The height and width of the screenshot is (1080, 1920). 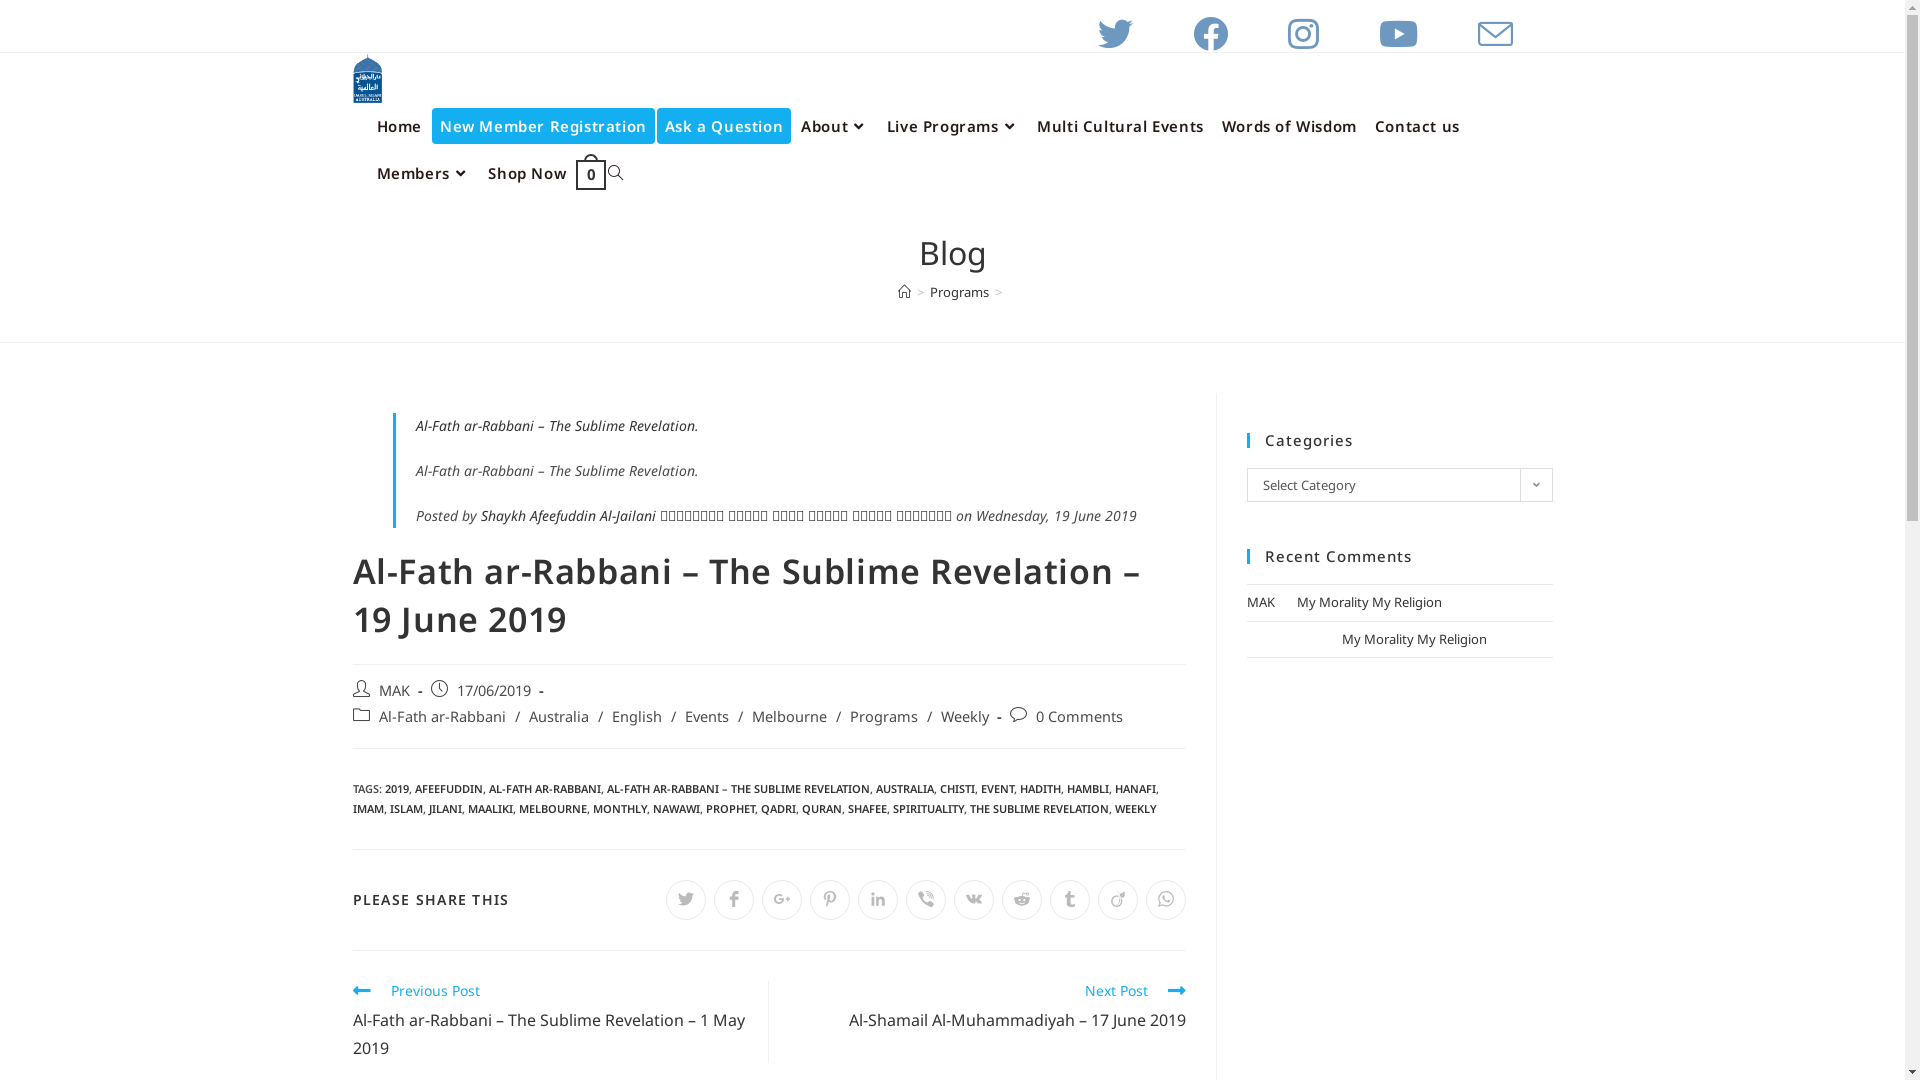 I want to click on 'Australia', so click(x=557, y=715).